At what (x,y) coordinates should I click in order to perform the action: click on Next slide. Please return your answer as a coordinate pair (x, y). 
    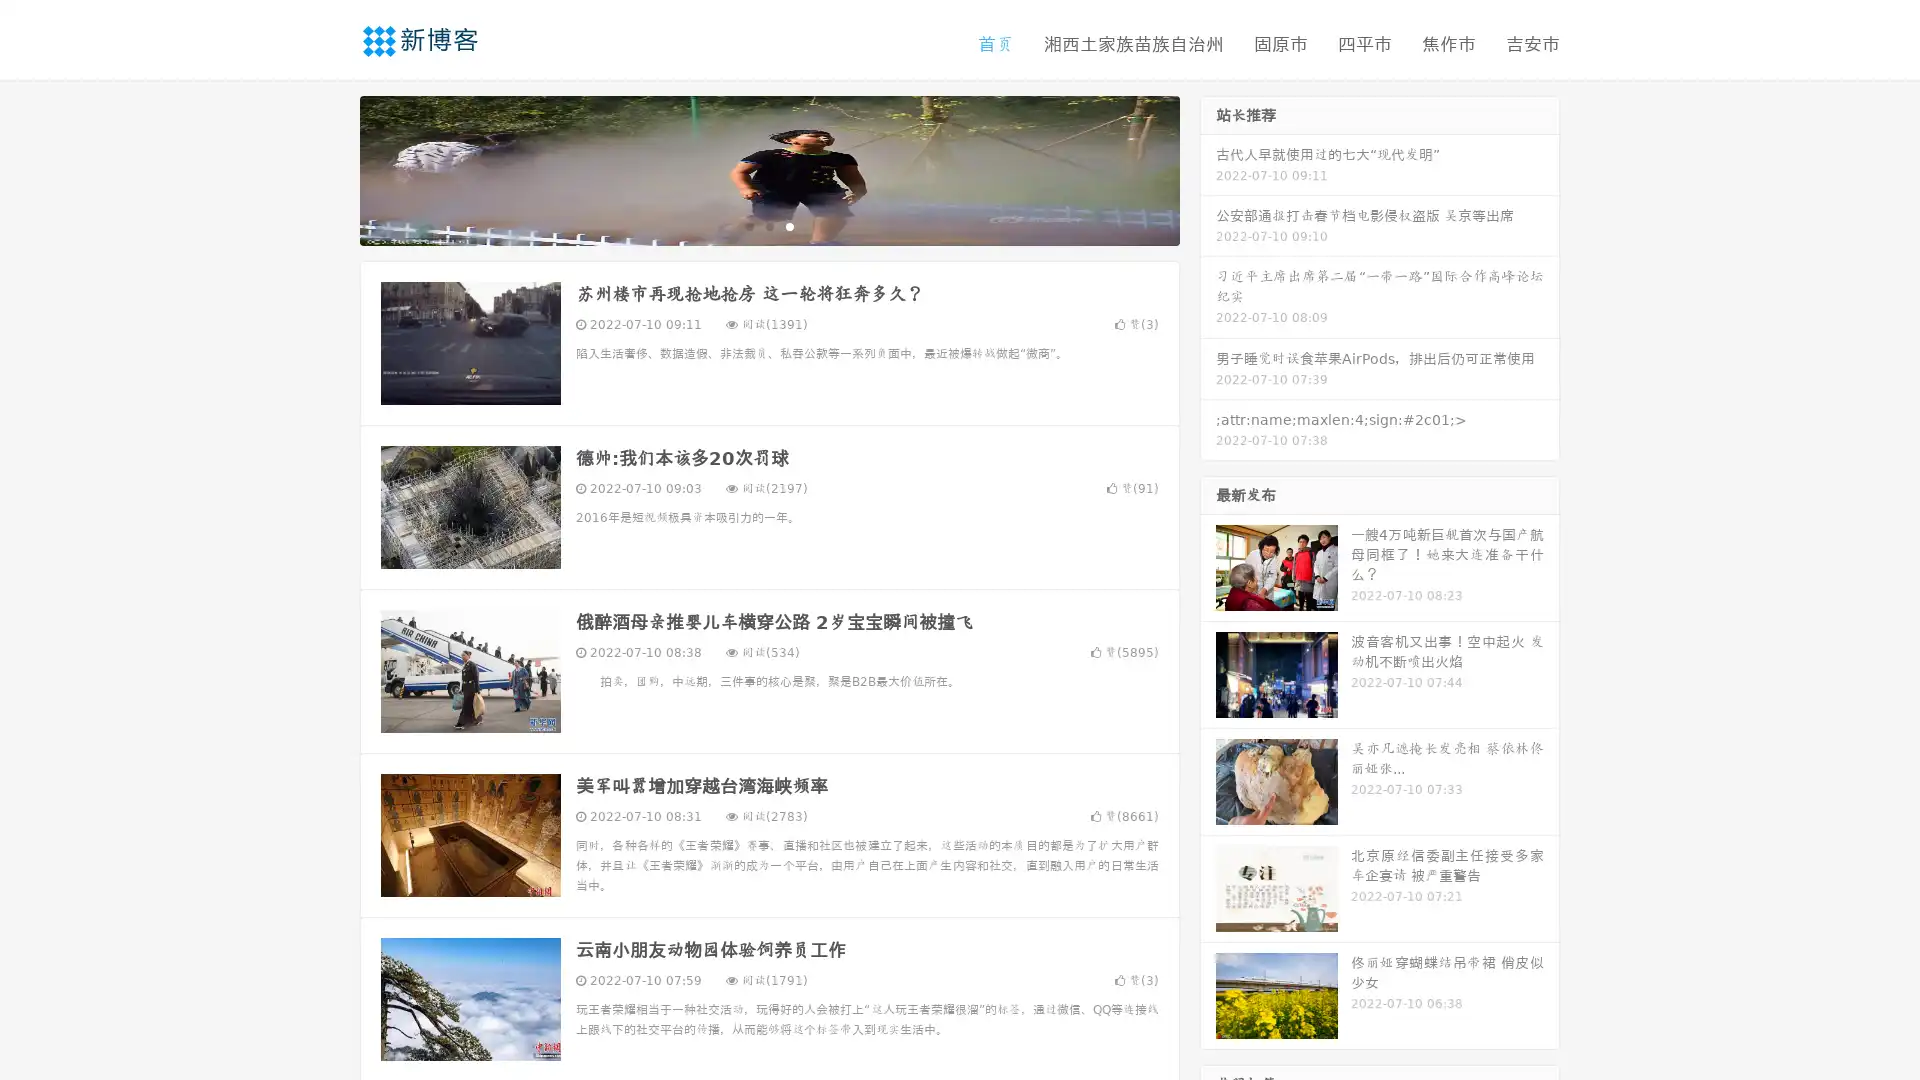
    Looking at the image, I should click on (1208, 168).